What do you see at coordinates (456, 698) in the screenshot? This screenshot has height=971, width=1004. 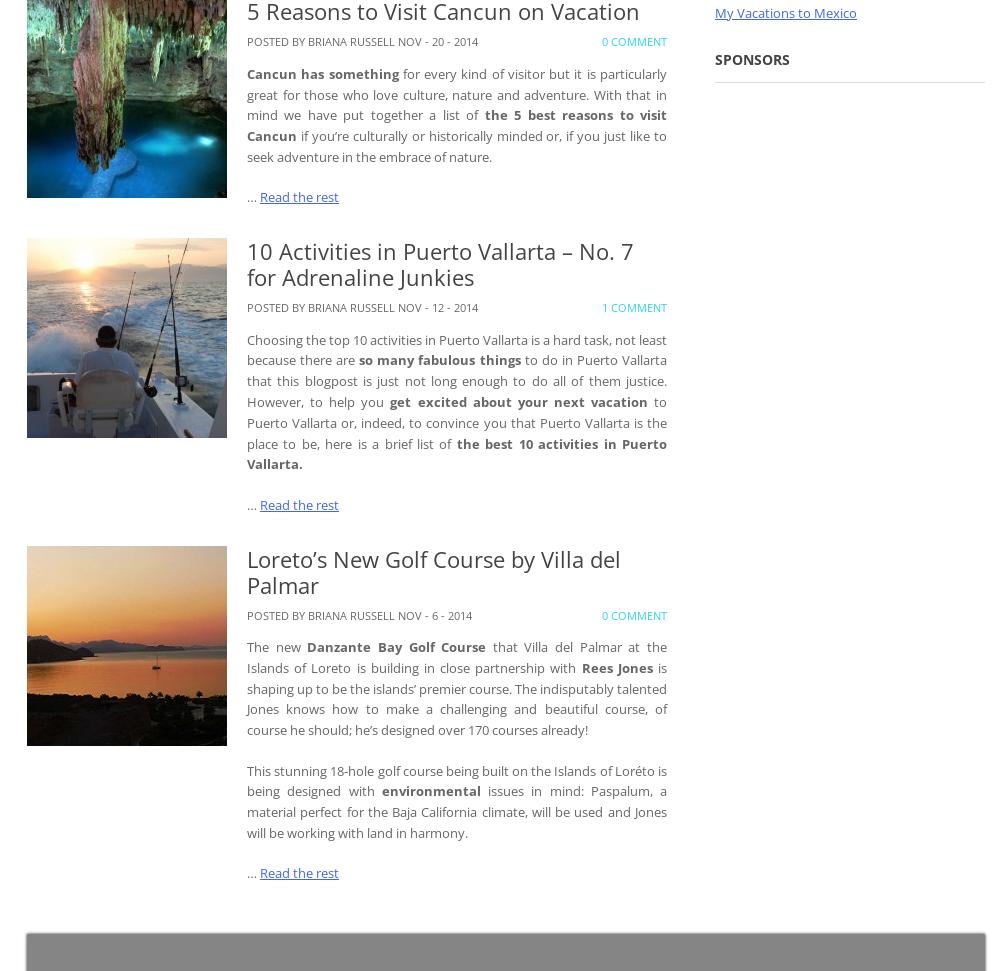 I see `'is shaping up to be the islands’ premier course. The indisputably talented Jones knows how to make a challenging and beautiful course, of course he should; he’s designed over 170 courses already!'` at bounding box center [456, 698].